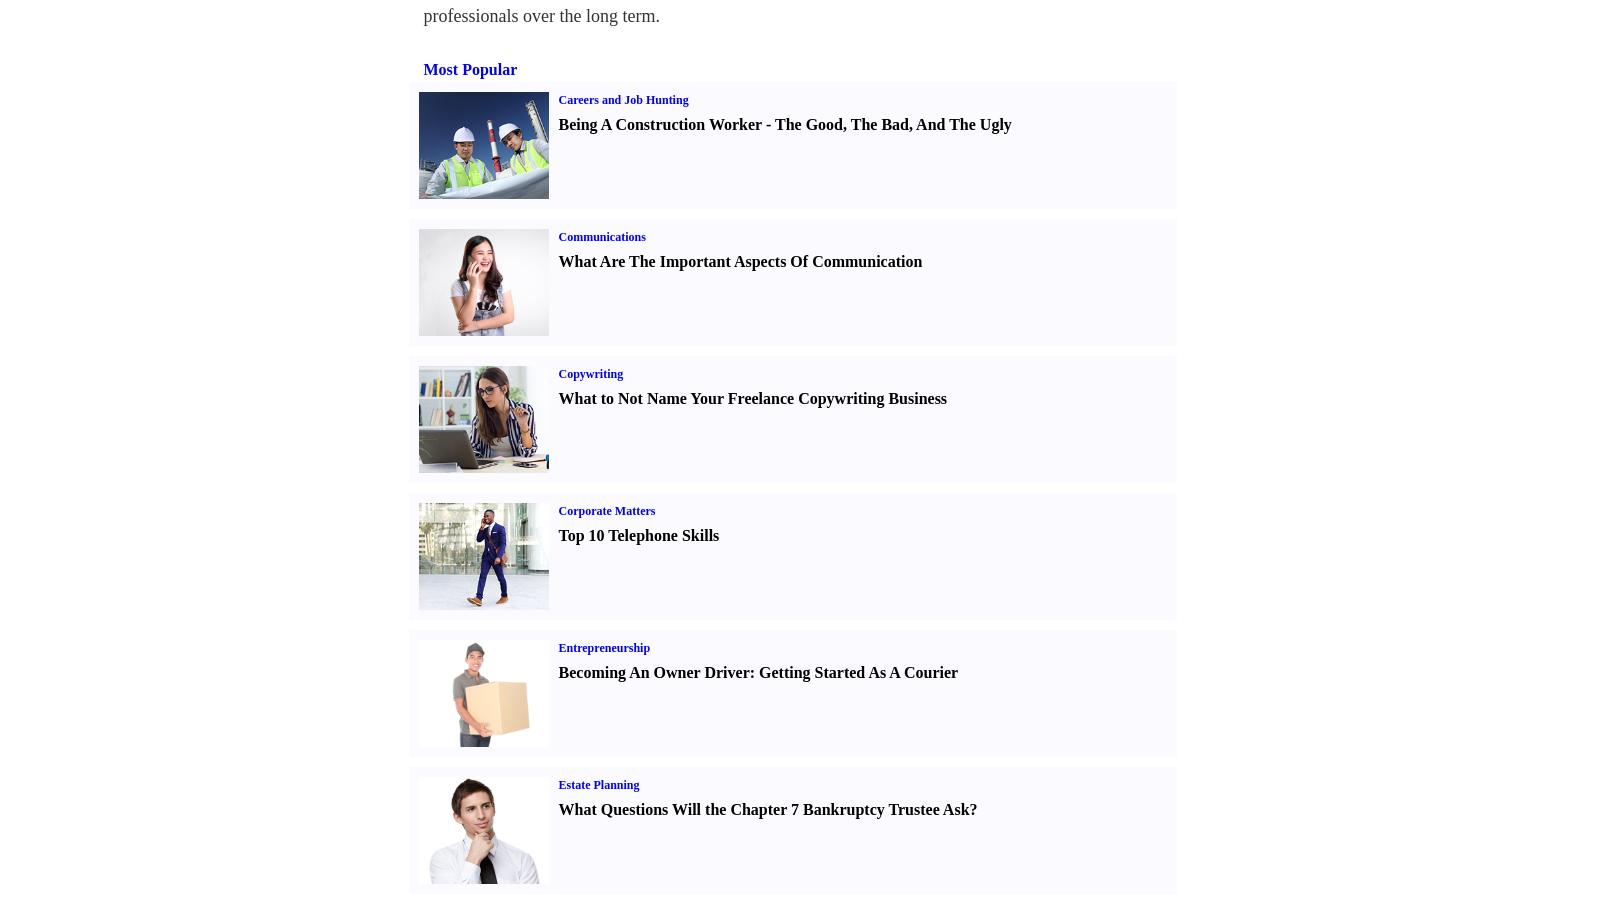 This screenshot has width=1600, height=903. What do you see at coordinates (659, 124) in the screenshot?
I see `'Being A Construction Worker'` at bounding box center [659, 124].